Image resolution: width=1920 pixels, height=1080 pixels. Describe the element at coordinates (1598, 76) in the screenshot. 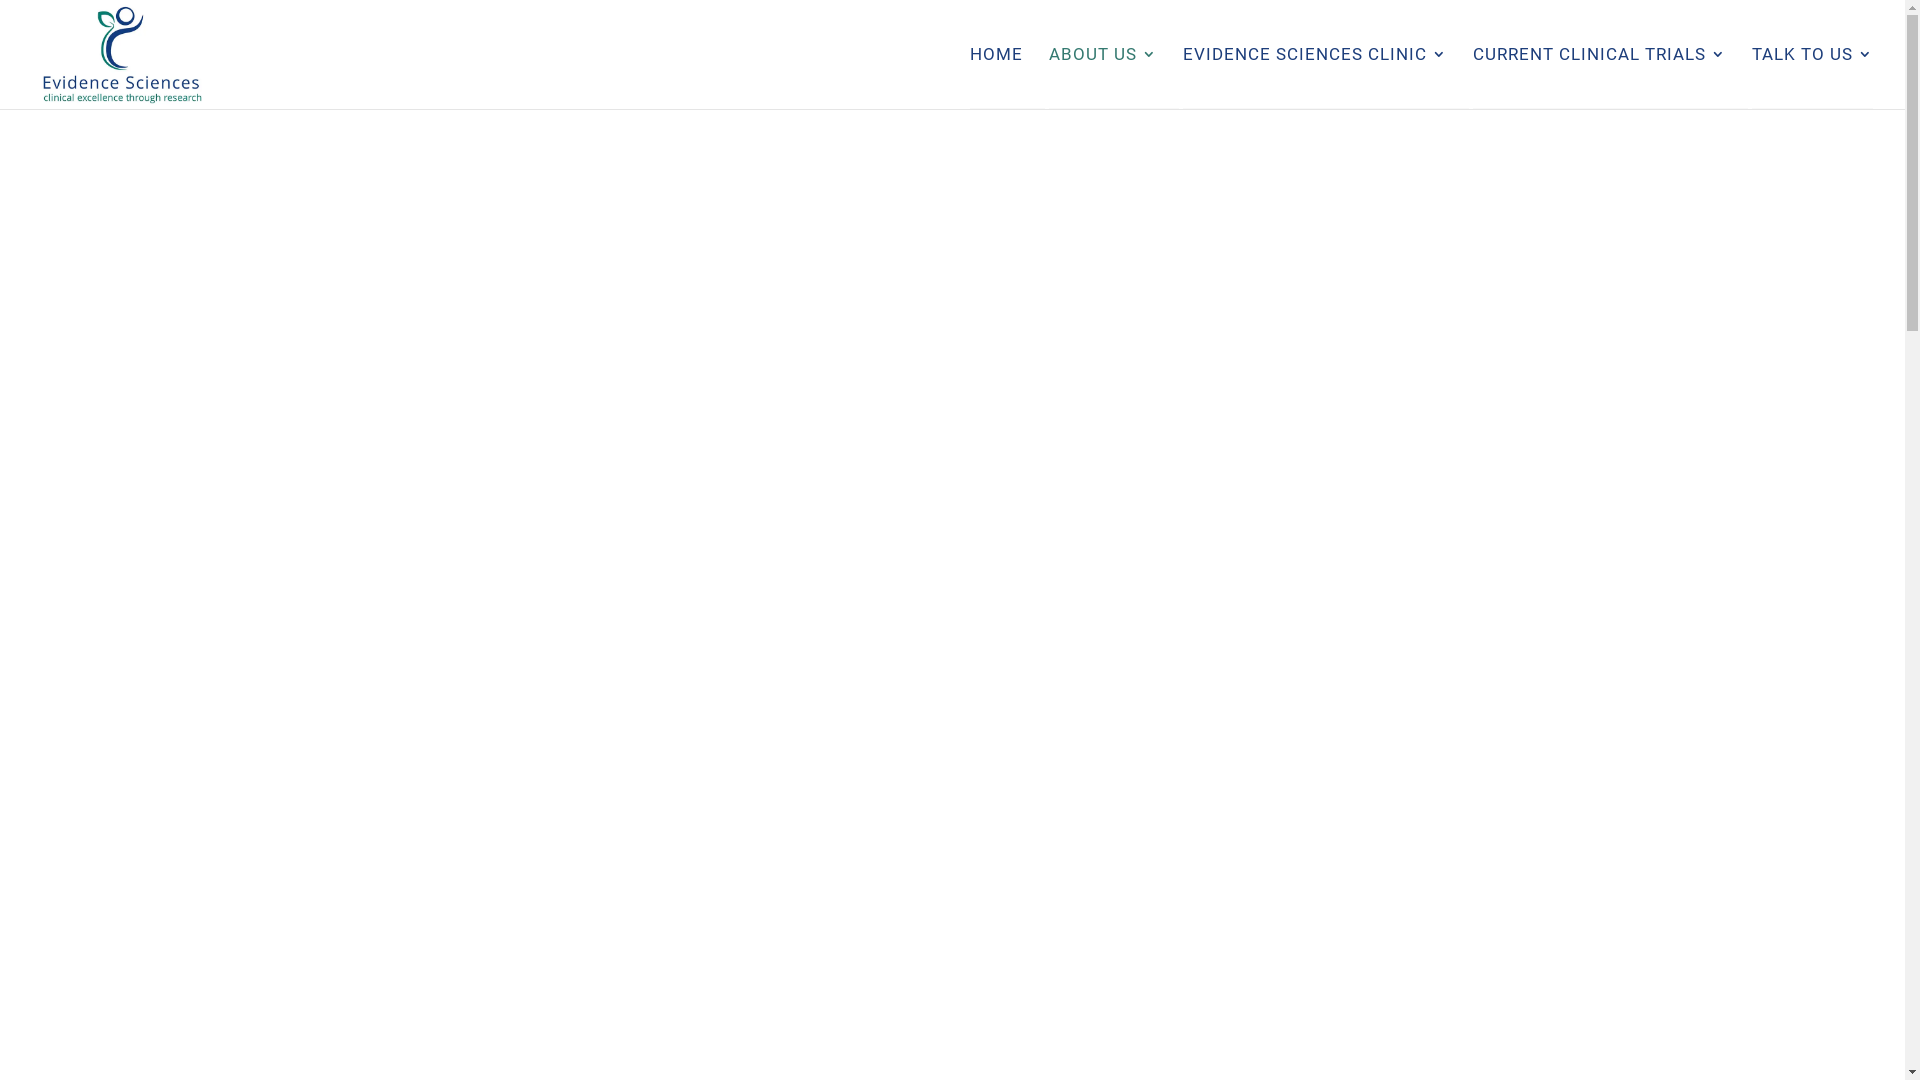

I see `'CURRENT CLINICAL TRIALS'` at that location.